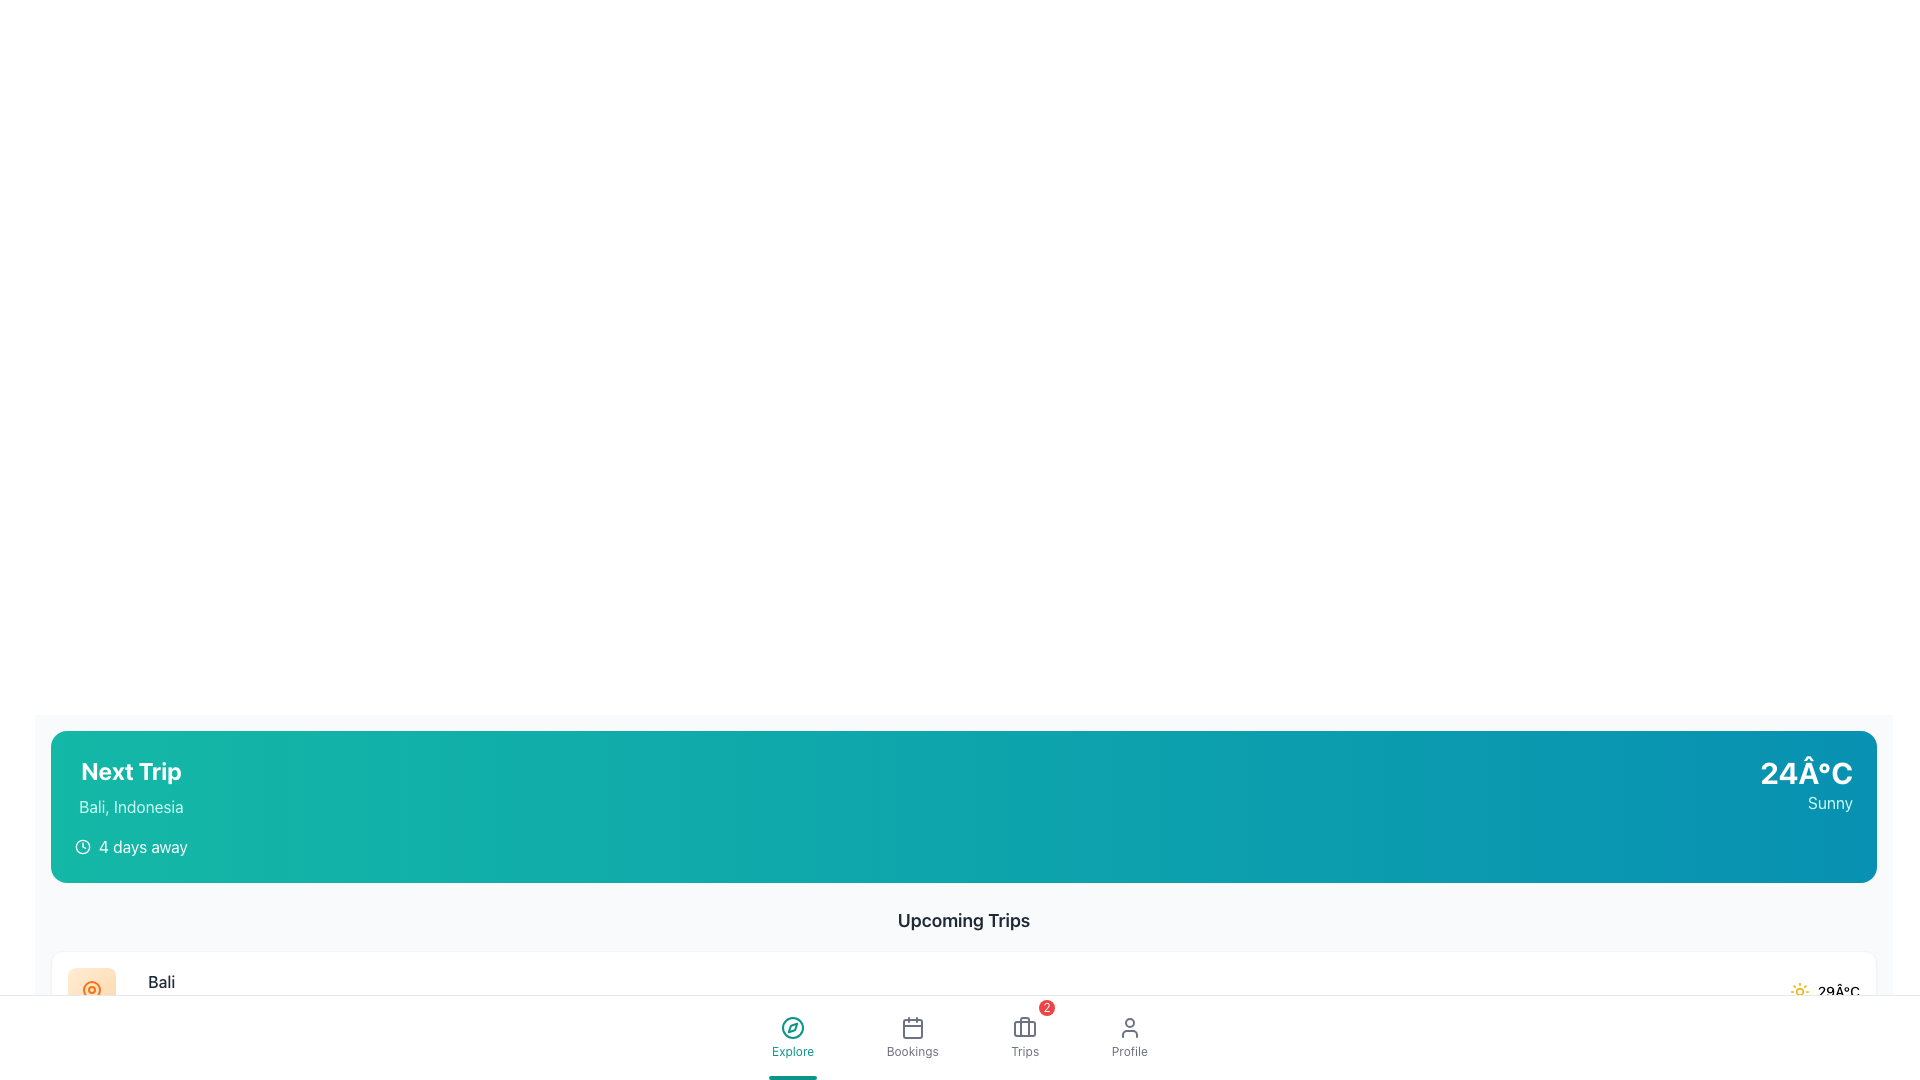 This screenshot has height=1080, width=1920. I want to click on the Navigation Button that features a briefcase icon and a label reading 'Trips', which is the third icon from the left in the bottom navigation bar, so click(1025, 1036).